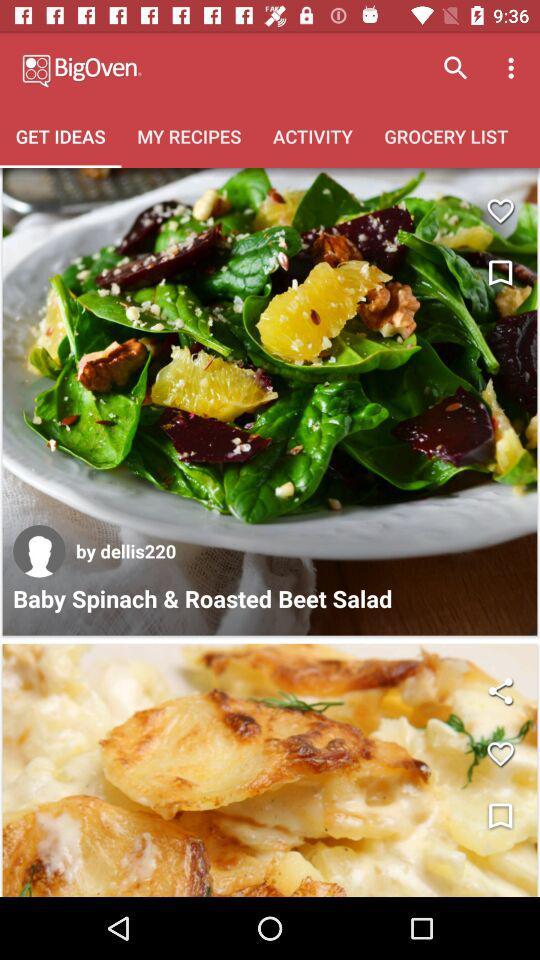  Describe the element at coordinates (499, 273) in the screenshot. I see `write the notes` at that location.